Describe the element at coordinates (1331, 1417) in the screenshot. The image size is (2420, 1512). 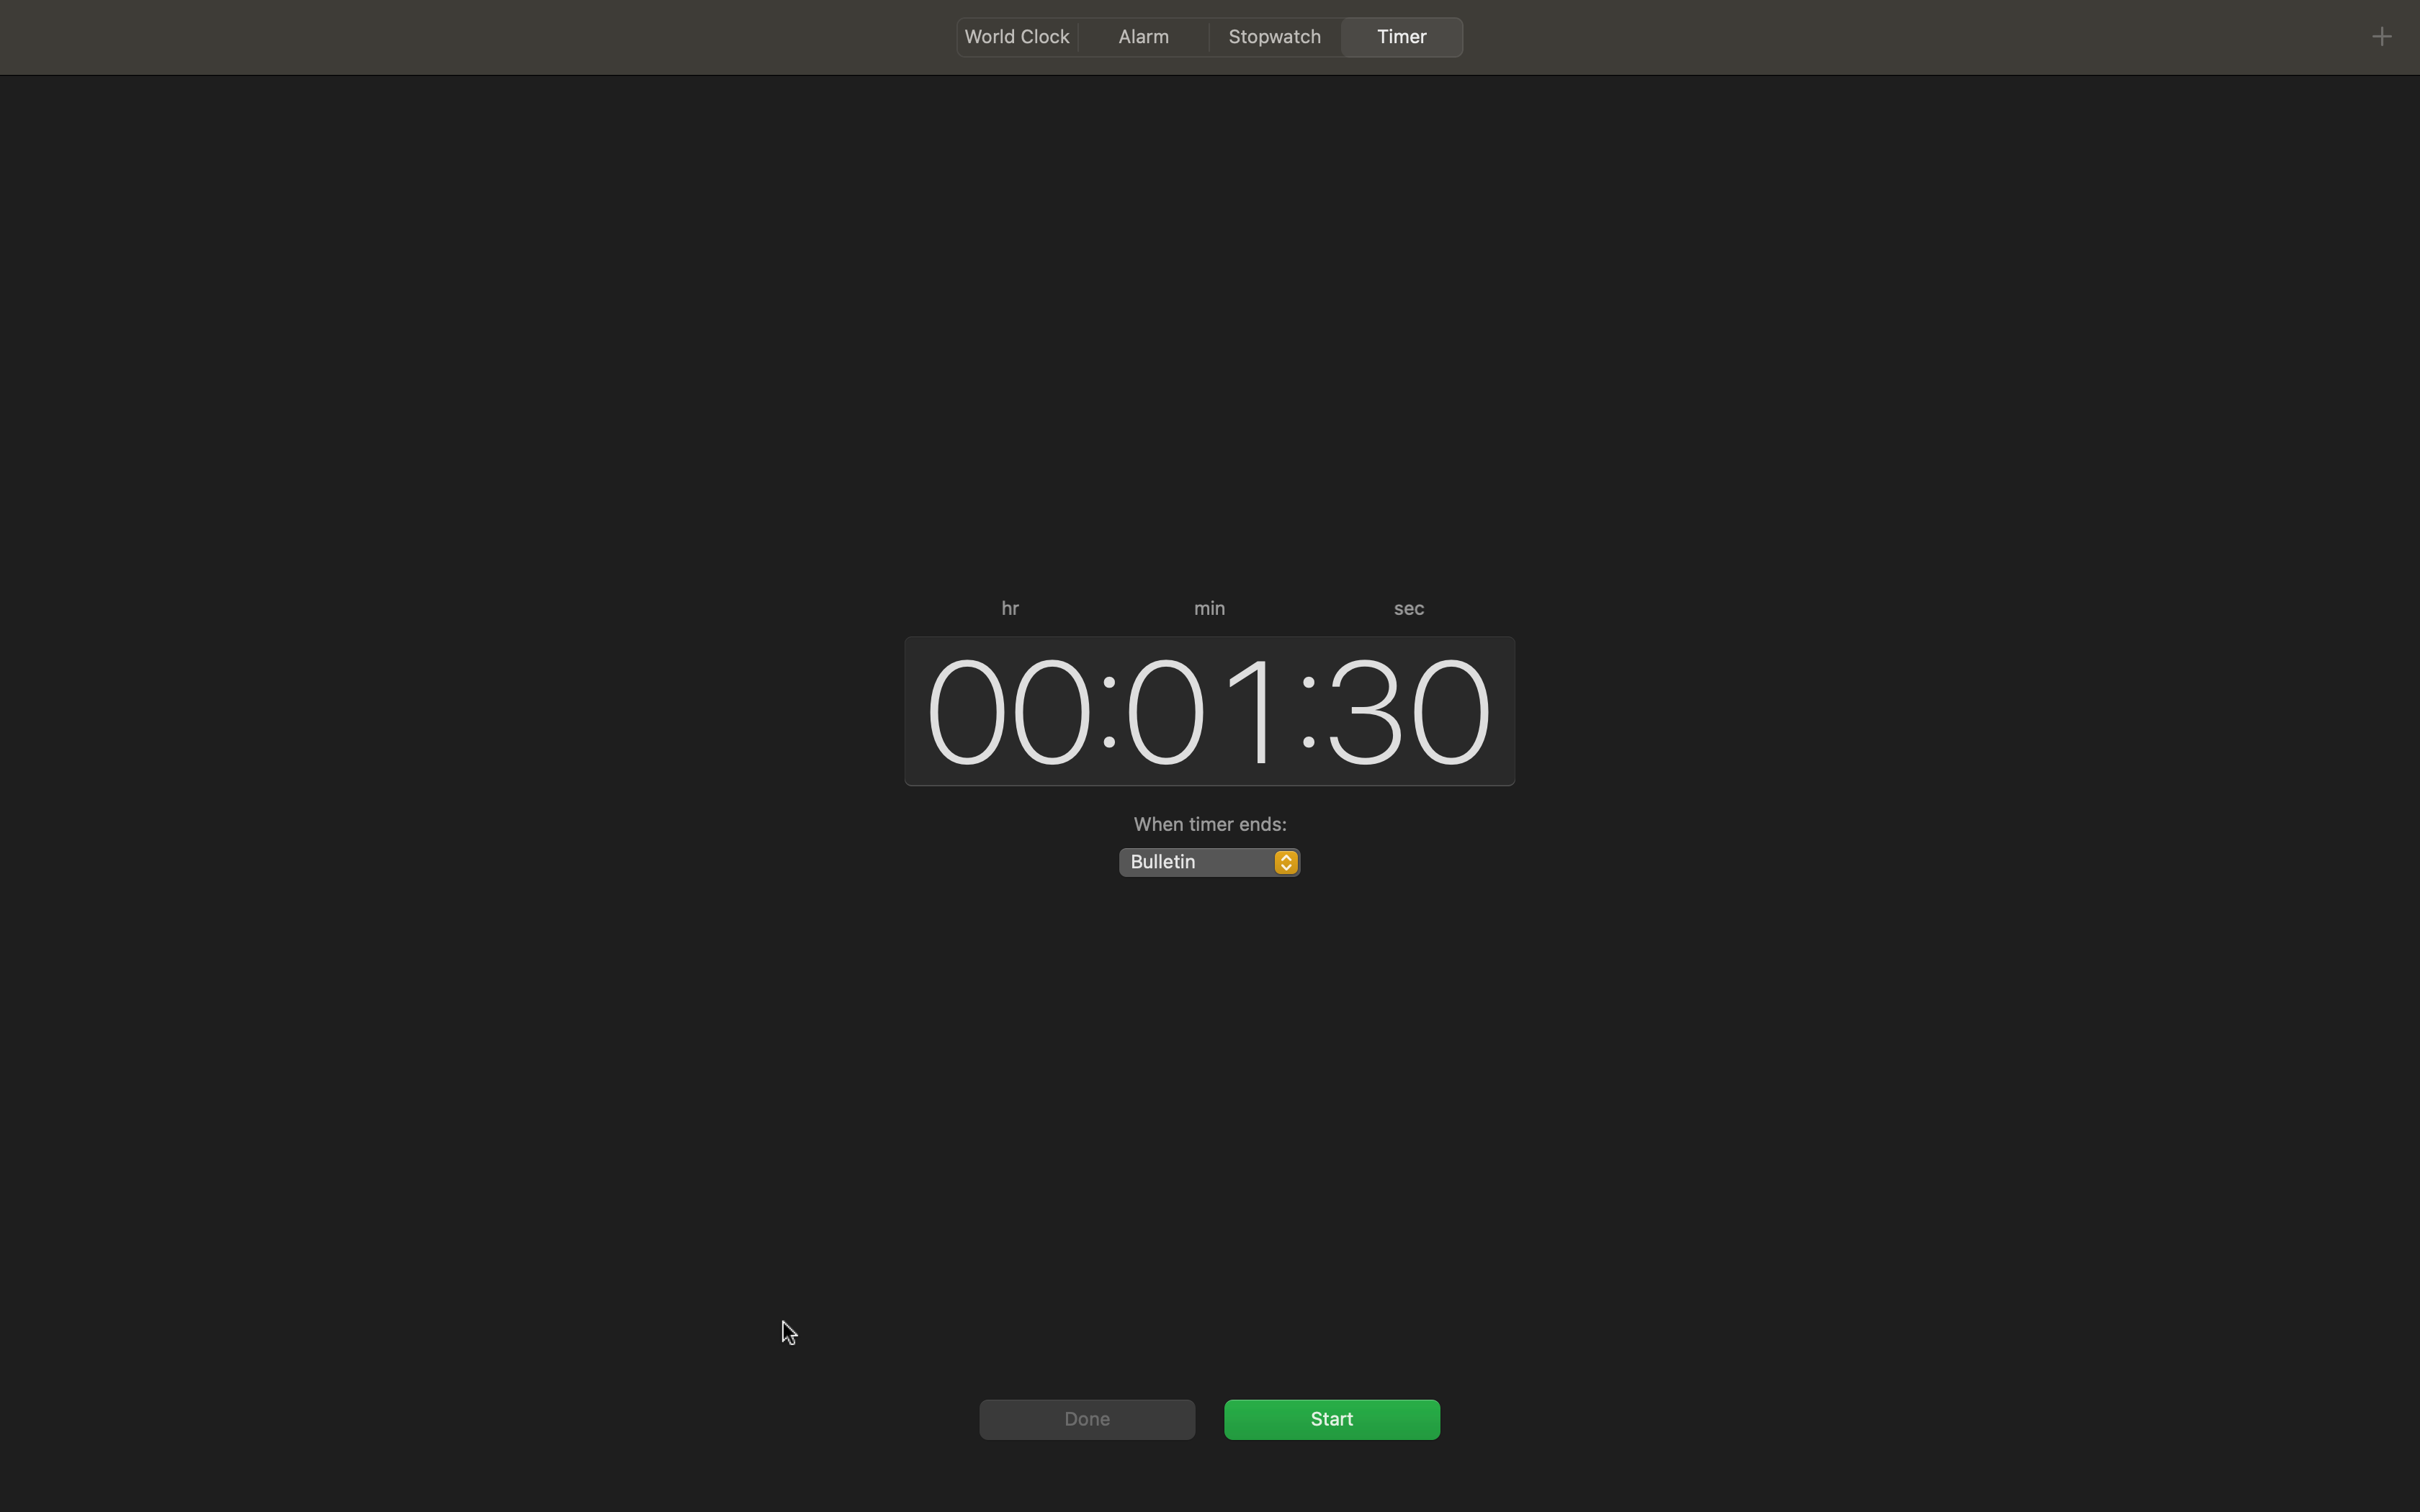
I see `Begin the countdown by clicking on the green start button` at that location.